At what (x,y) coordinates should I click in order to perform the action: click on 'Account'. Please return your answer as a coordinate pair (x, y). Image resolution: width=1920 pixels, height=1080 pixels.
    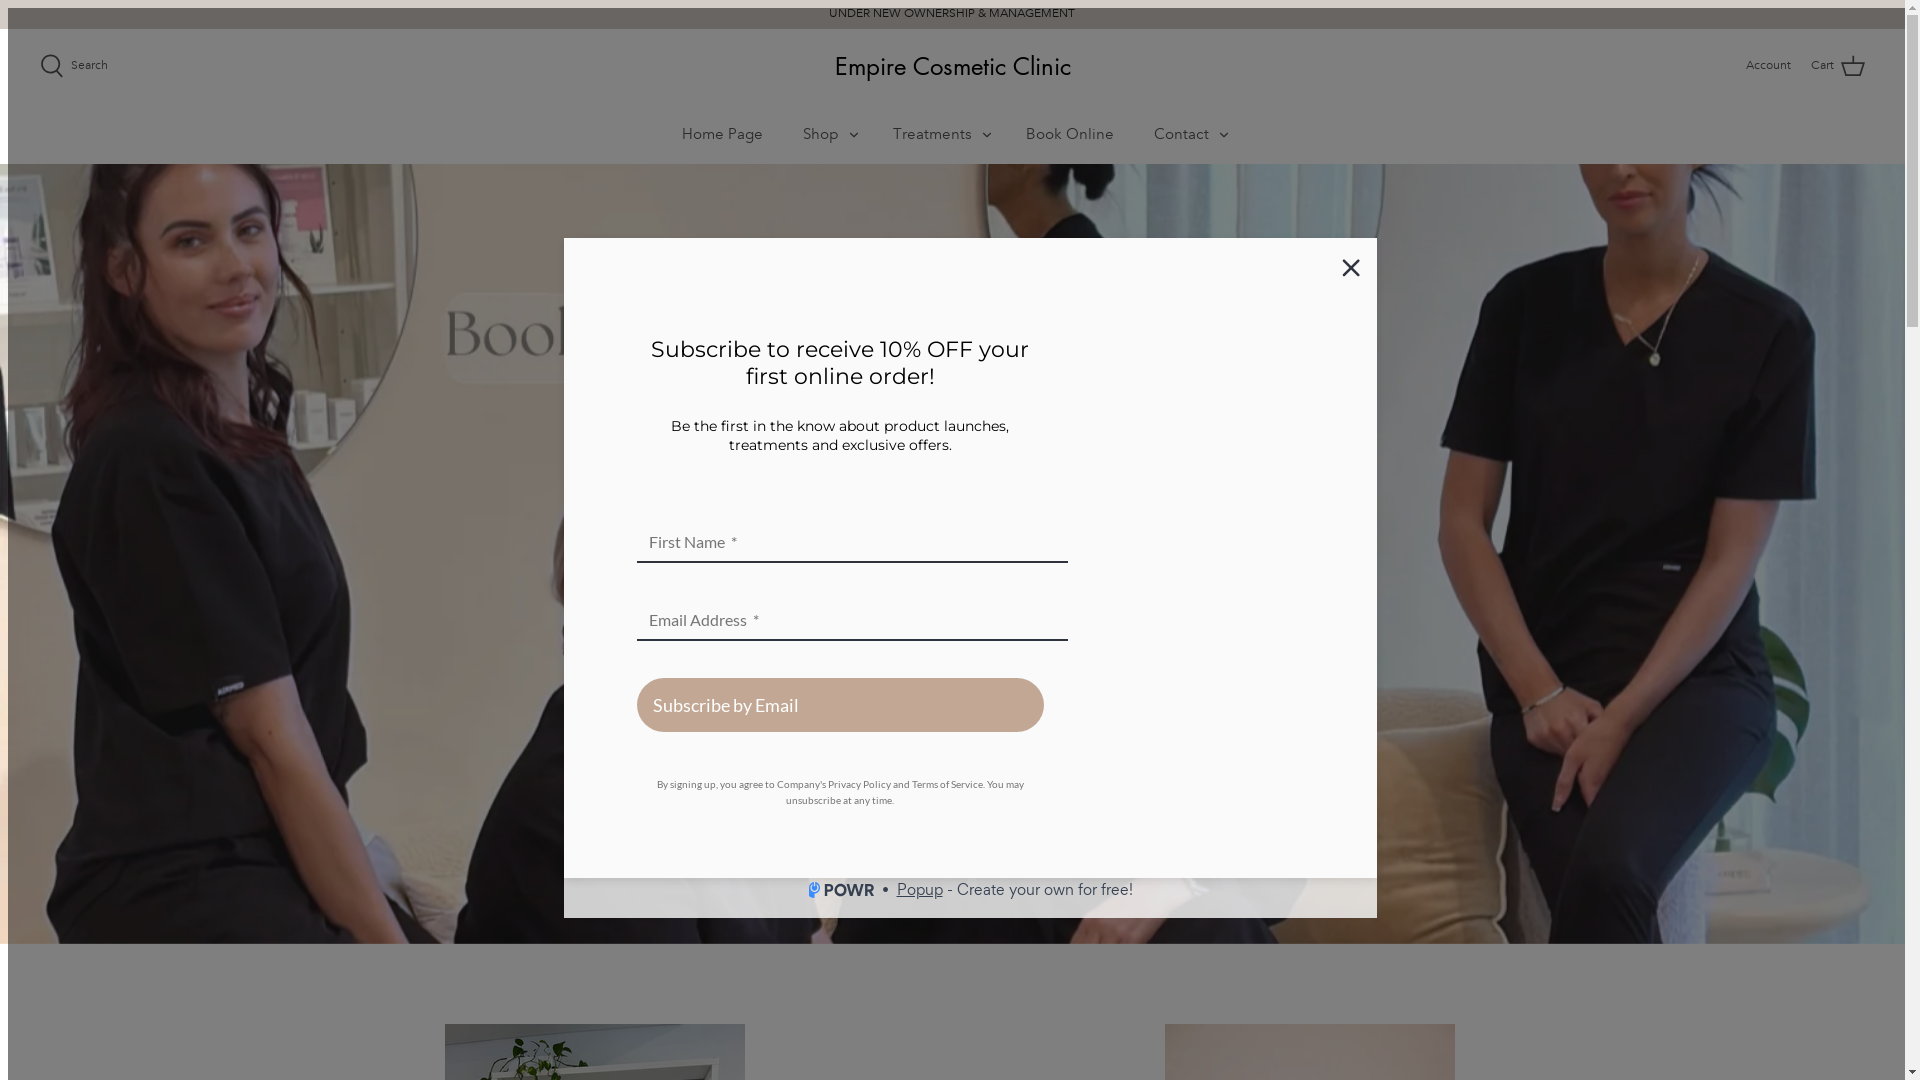
    Looking at the image, I should click on (1768, 64).